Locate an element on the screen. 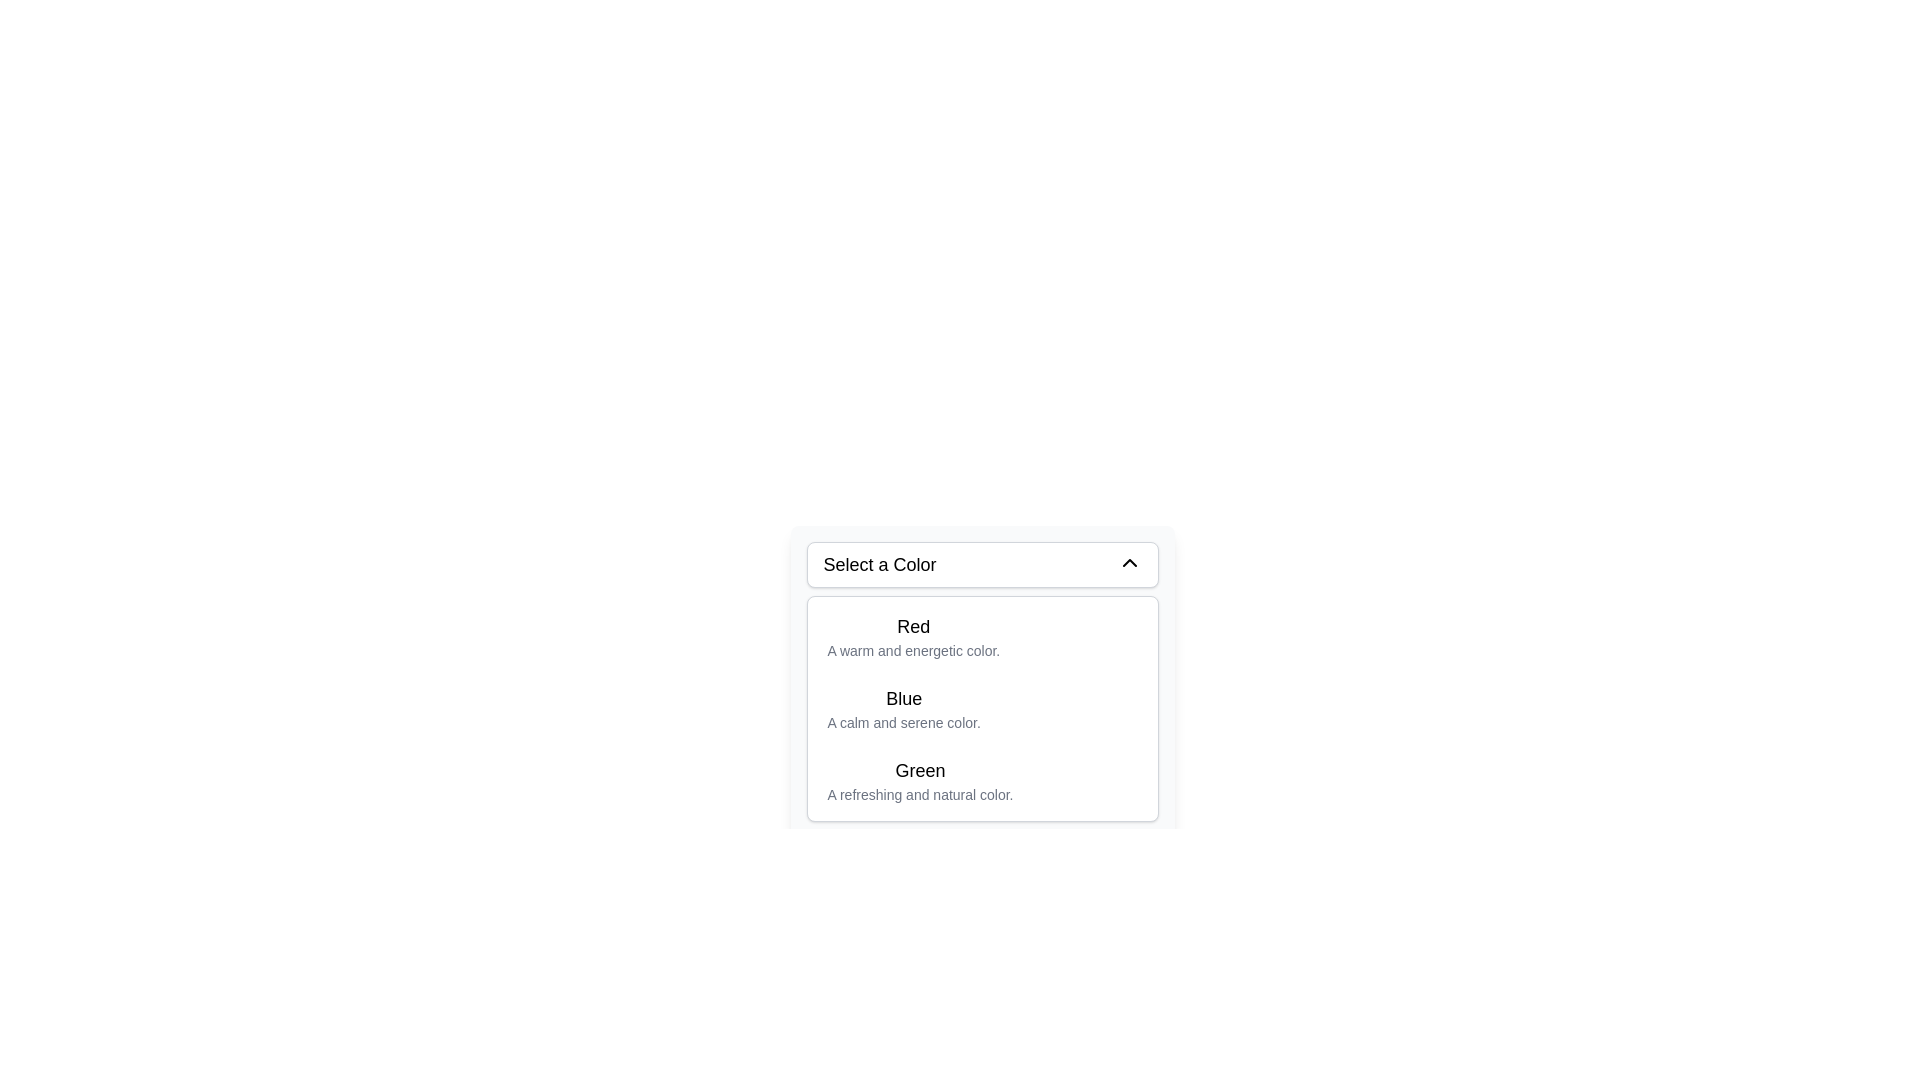 This screenshot has height=1080, width=1920. the descriptive Text label located below the 'Red' label in the dropdown list, which provides additional information regarding the associated color is located at coordinates (912, 651).